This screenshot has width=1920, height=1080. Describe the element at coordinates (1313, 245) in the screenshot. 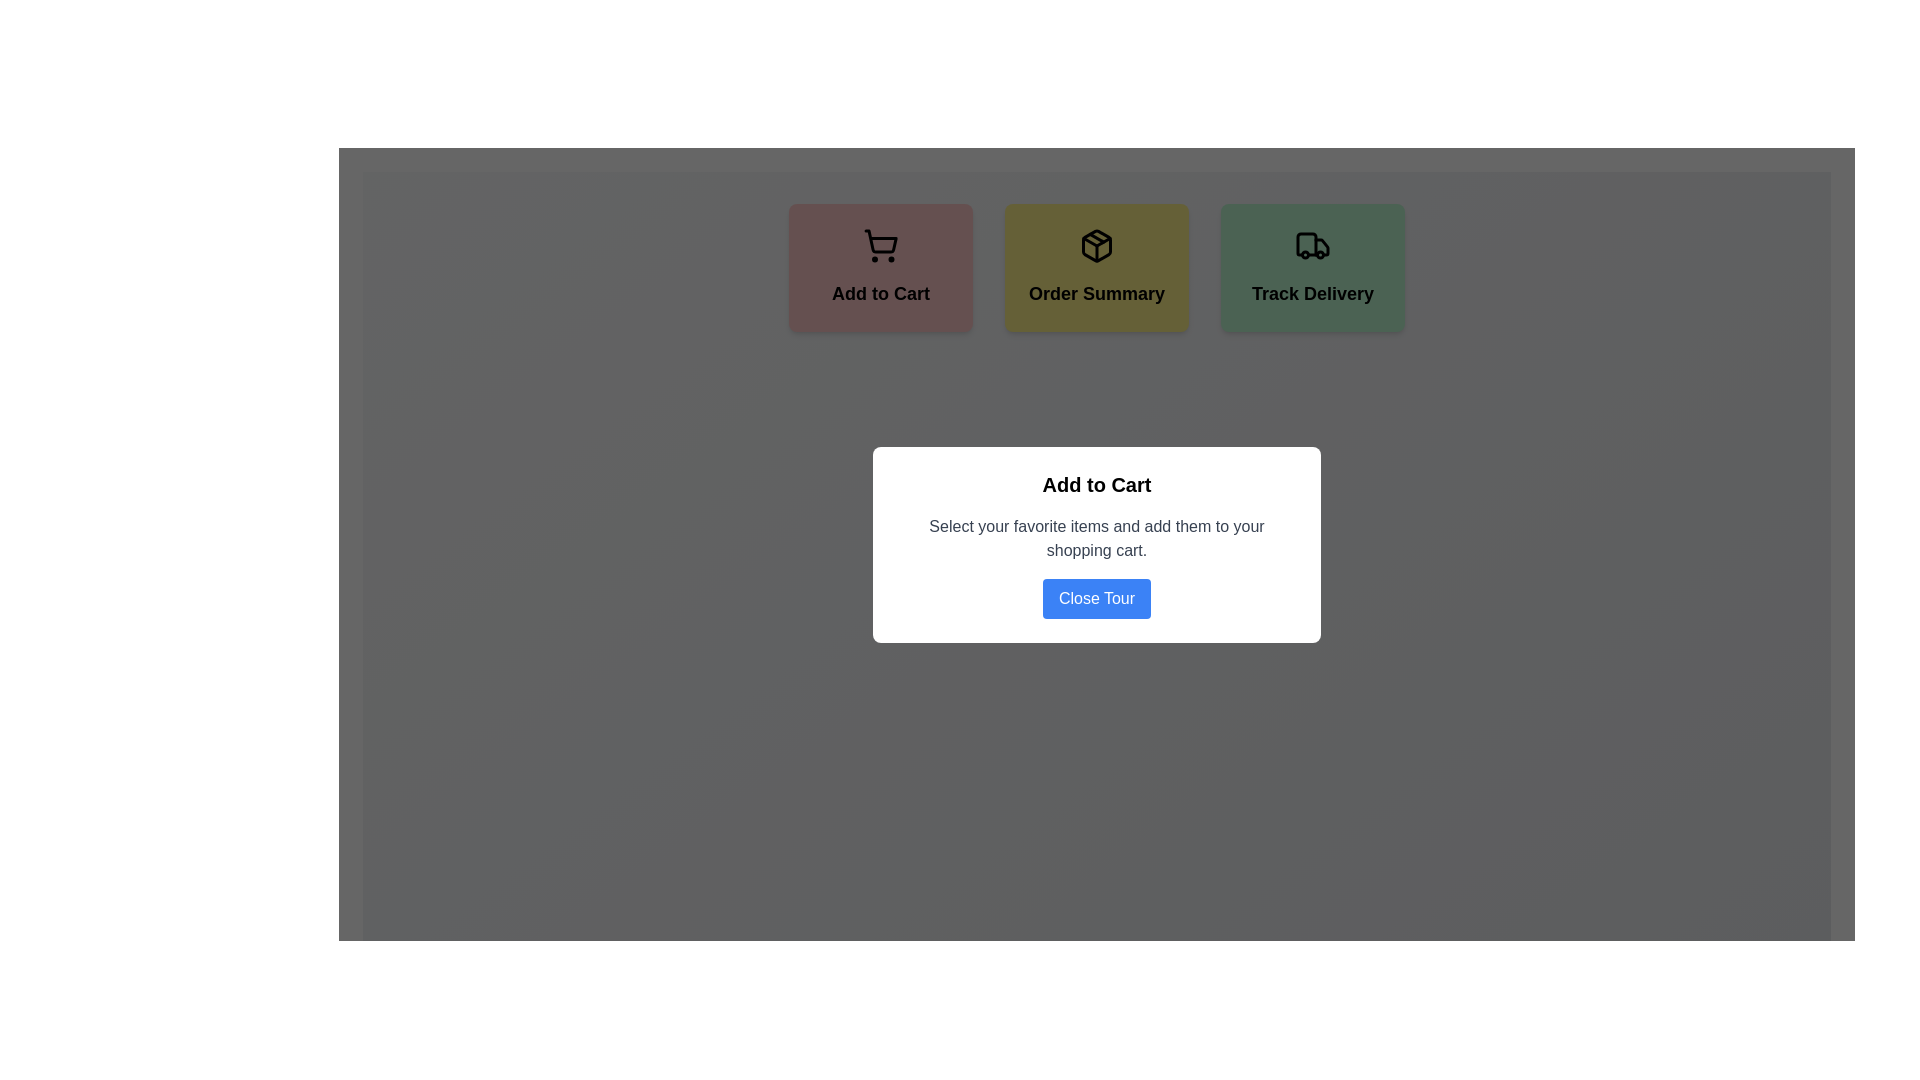

I see `the truck-shaped icon located in the 'Track Delivery' button for accessibility` at that location.